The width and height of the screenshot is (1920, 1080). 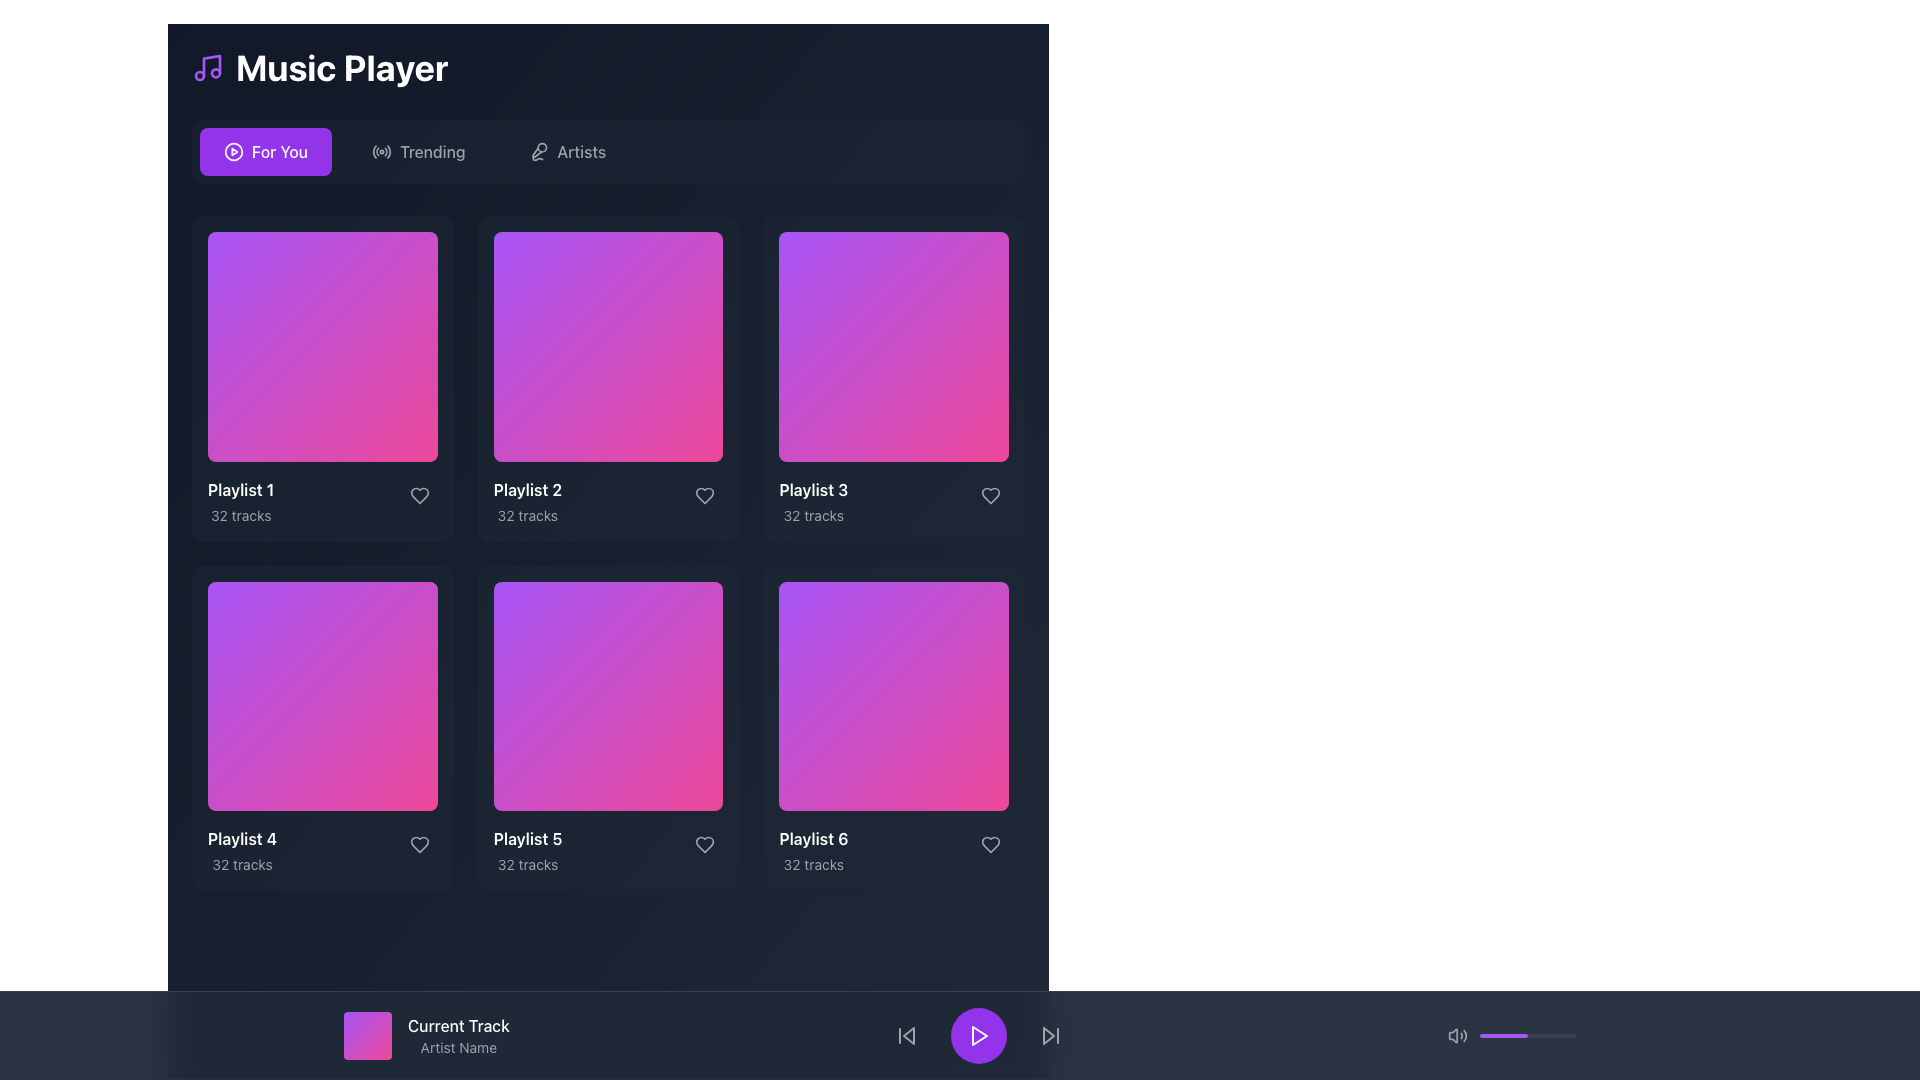 What do you see at coordinates (528, 489) in the screenshot?
I see `the text label that identifies the playlist, located in the upper middle section of the interface, beneath the pink gradient image` at bounding box center [528, 489].